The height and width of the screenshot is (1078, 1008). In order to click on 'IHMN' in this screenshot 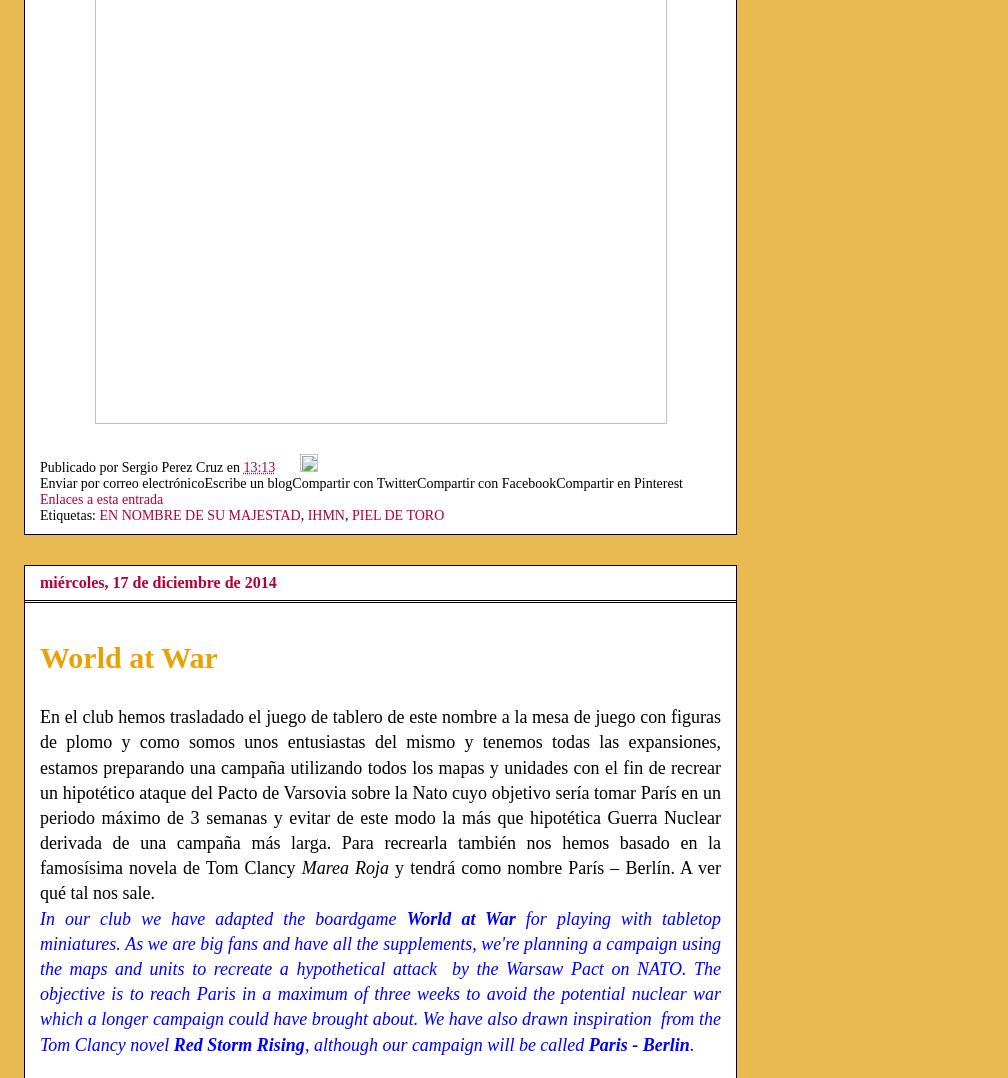, I will do `click(325, 515)`.